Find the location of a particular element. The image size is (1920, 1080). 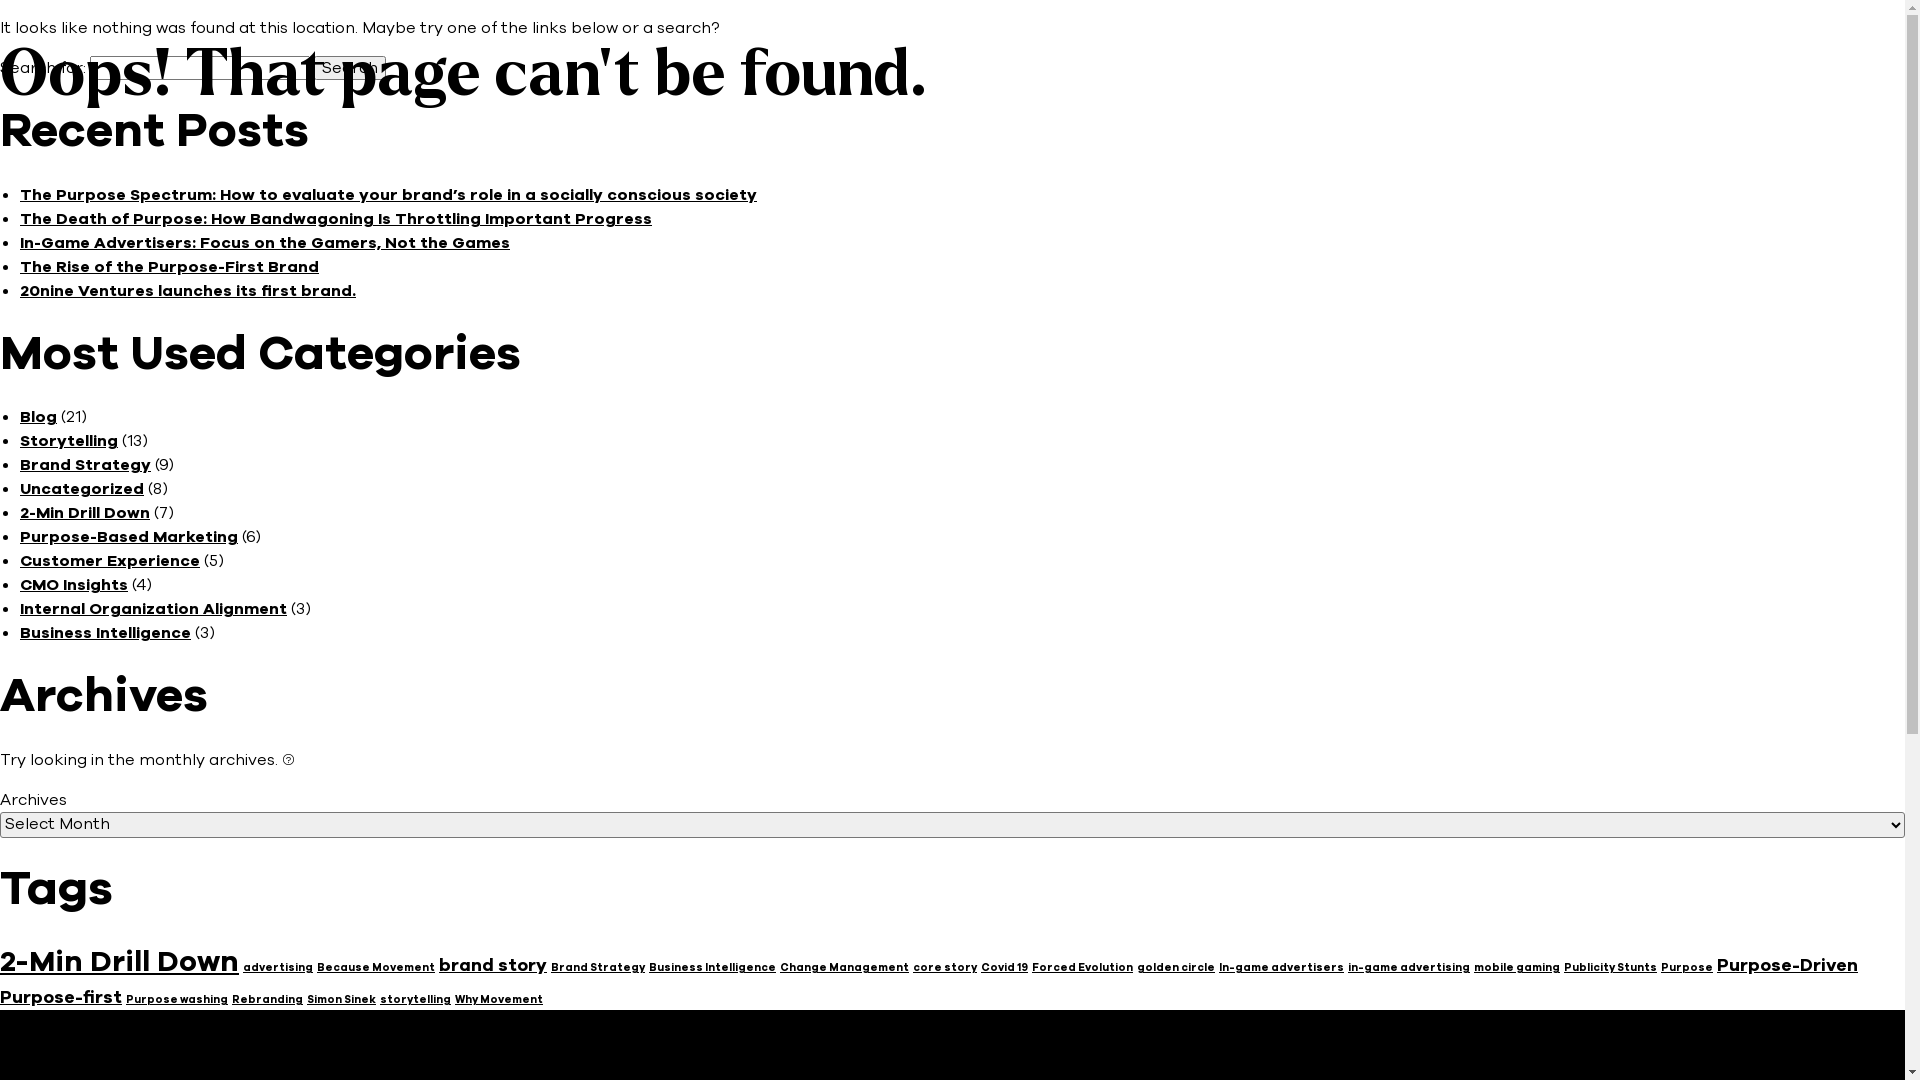

'In-game advertisers' is located at coordinates (1281, 966).